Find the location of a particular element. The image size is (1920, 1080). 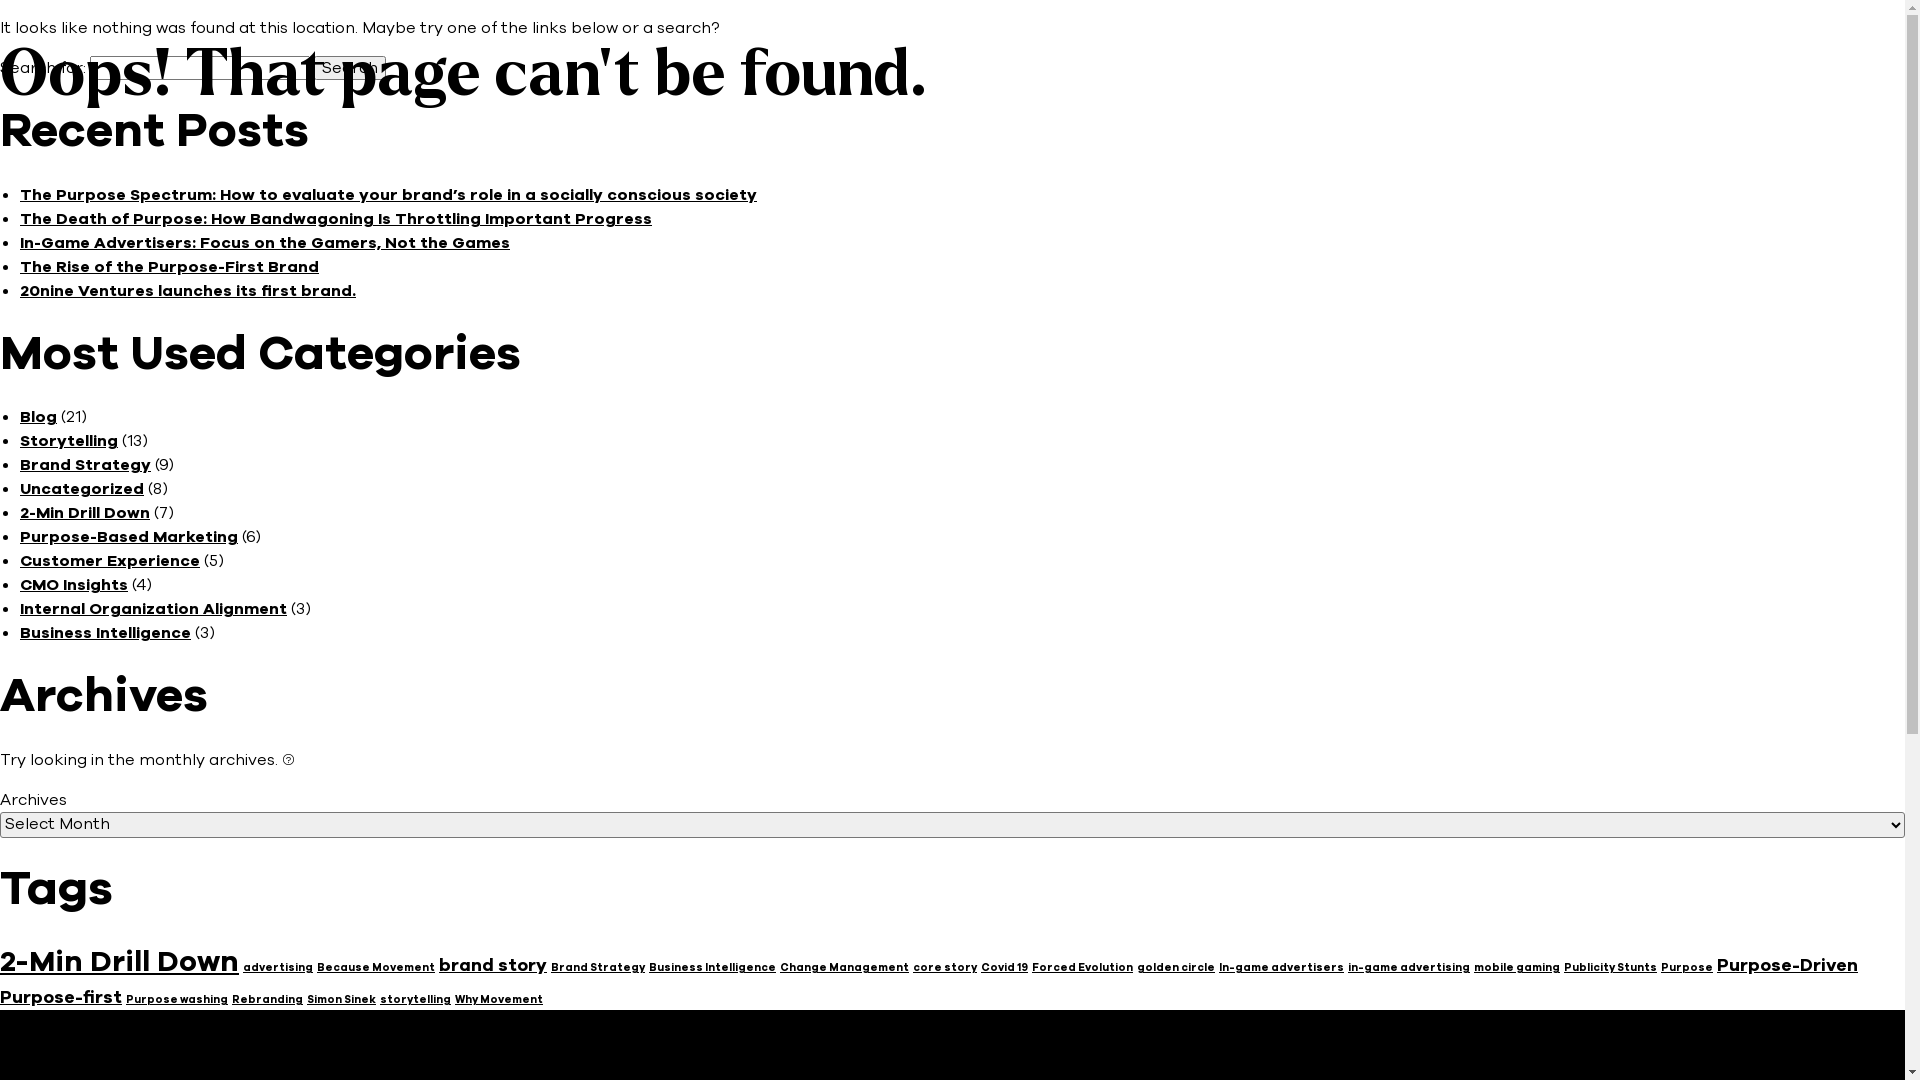

'In-game advertisers' is located at coordinates (1281, 966).